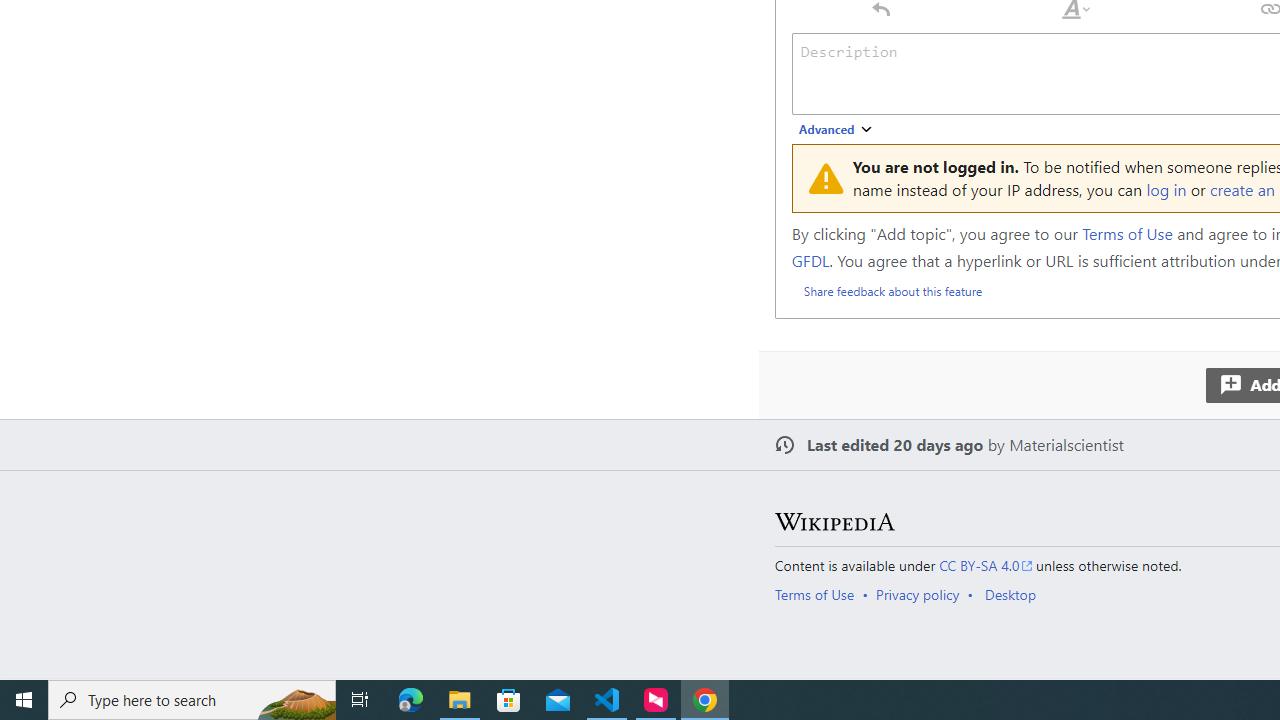 This screenshot has width=1280, height=720. Describe the element at coordinates (836, 129) in the screenshot. I see `'Advanced'` at that location.